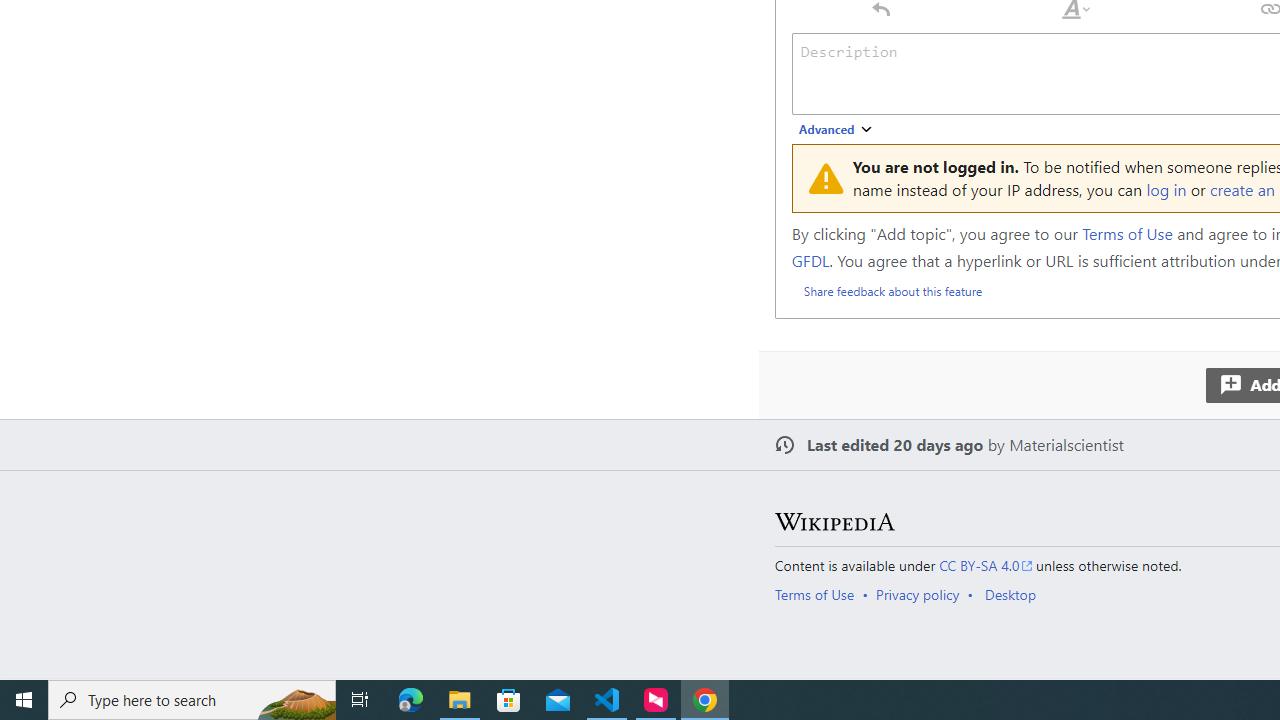 This screenshot has width=1280, height=720. Describe the element at coordinates (836, 129) in the screenshot. I see `'Advanced'` at that location.